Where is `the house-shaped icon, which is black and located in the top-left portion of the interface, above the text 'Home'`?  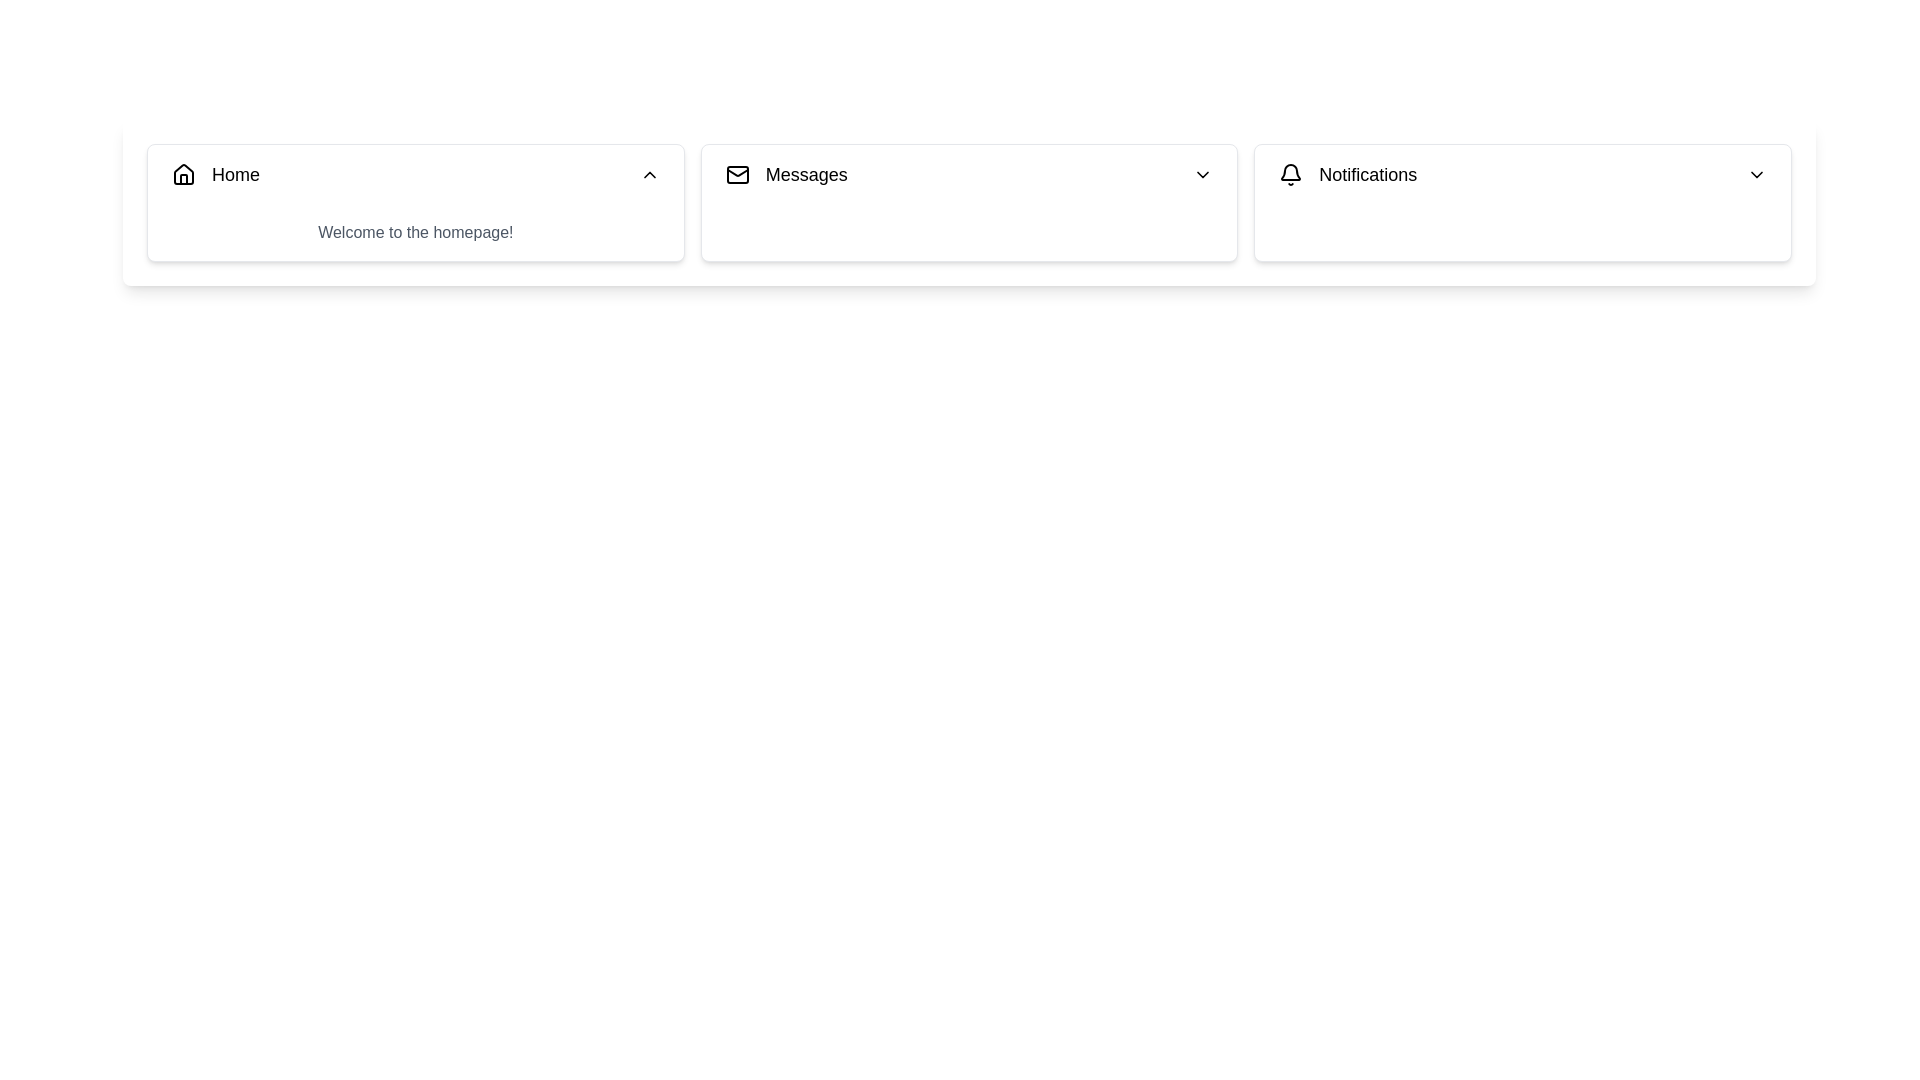 the house-shaped icon, which is black and located in the top-left portion of the interface, above the text 'Home' is located at coordinates (183, 173).